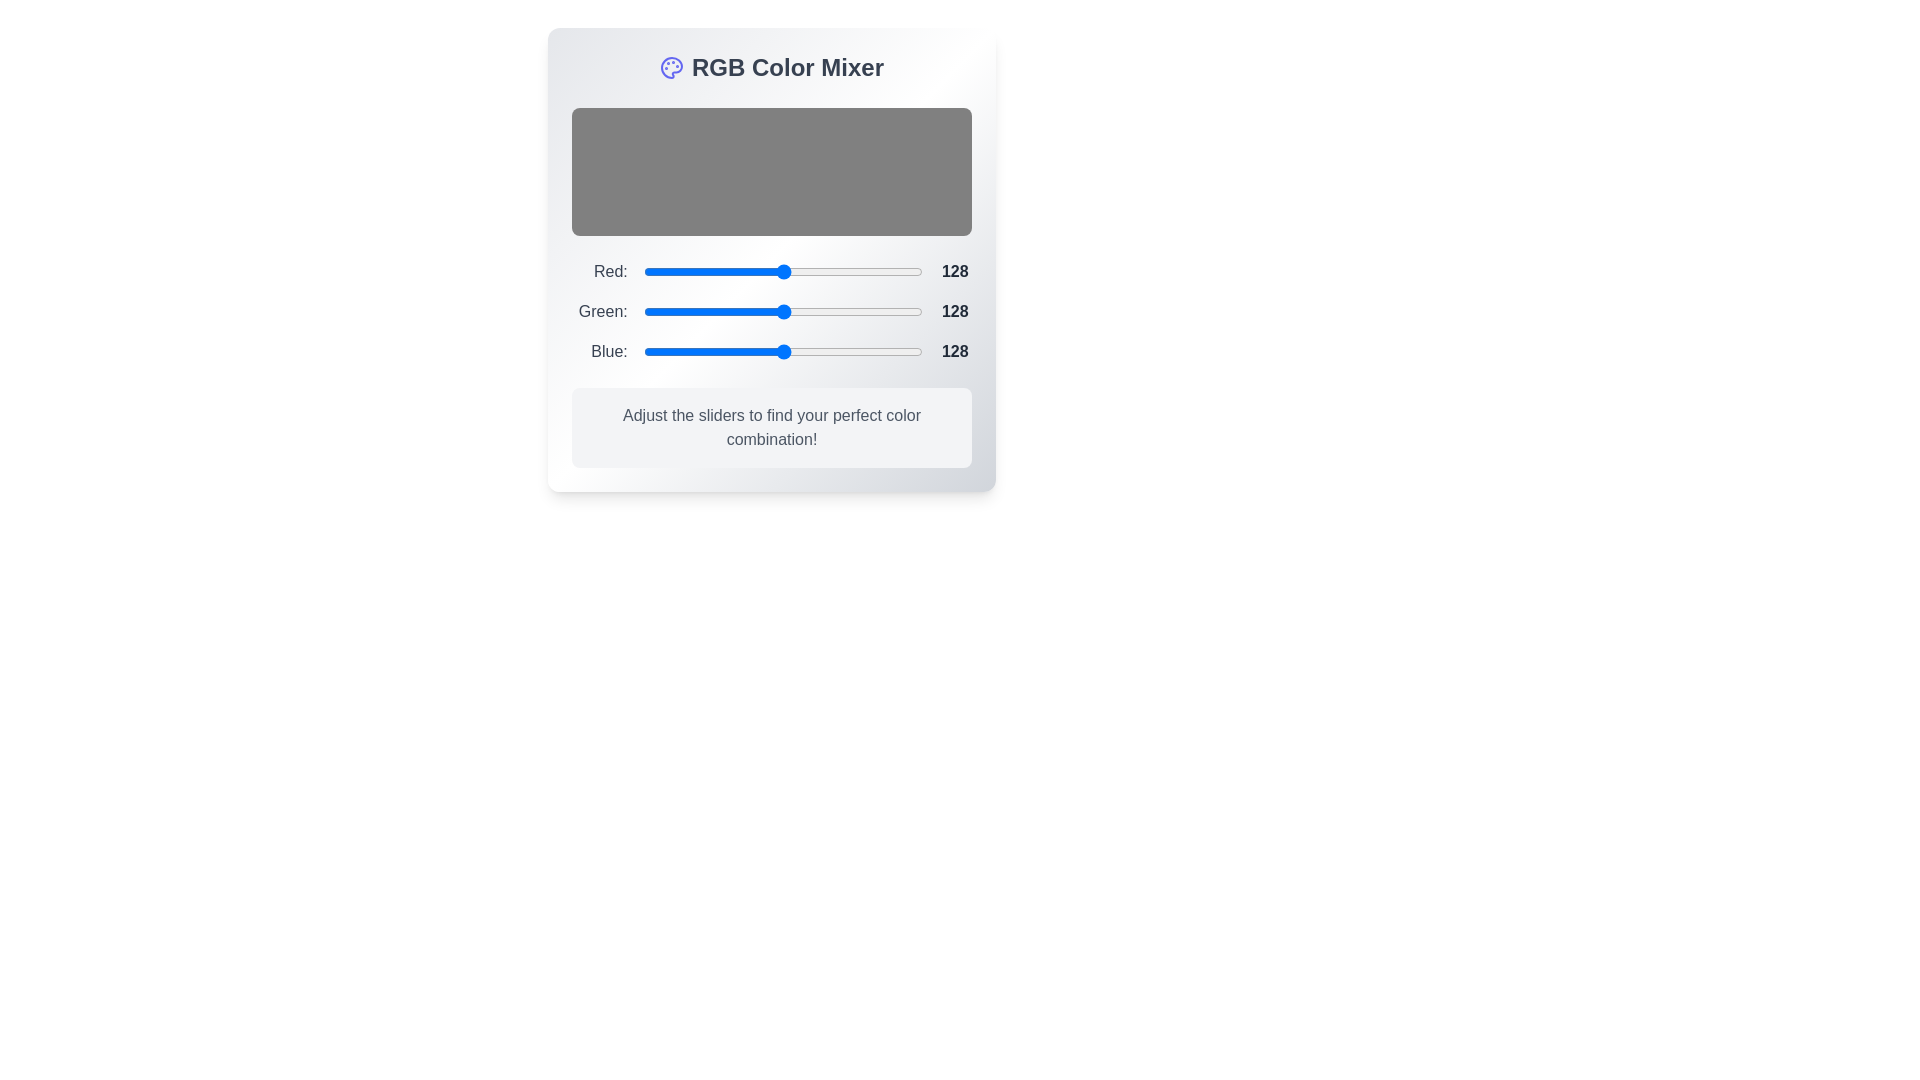 Image resolution: width=1920 pixels, height=1080 pixels. Describe the element at coordinates (911, 272) in the screenshot. I see `the 0 slider to a value of 237` at that location.